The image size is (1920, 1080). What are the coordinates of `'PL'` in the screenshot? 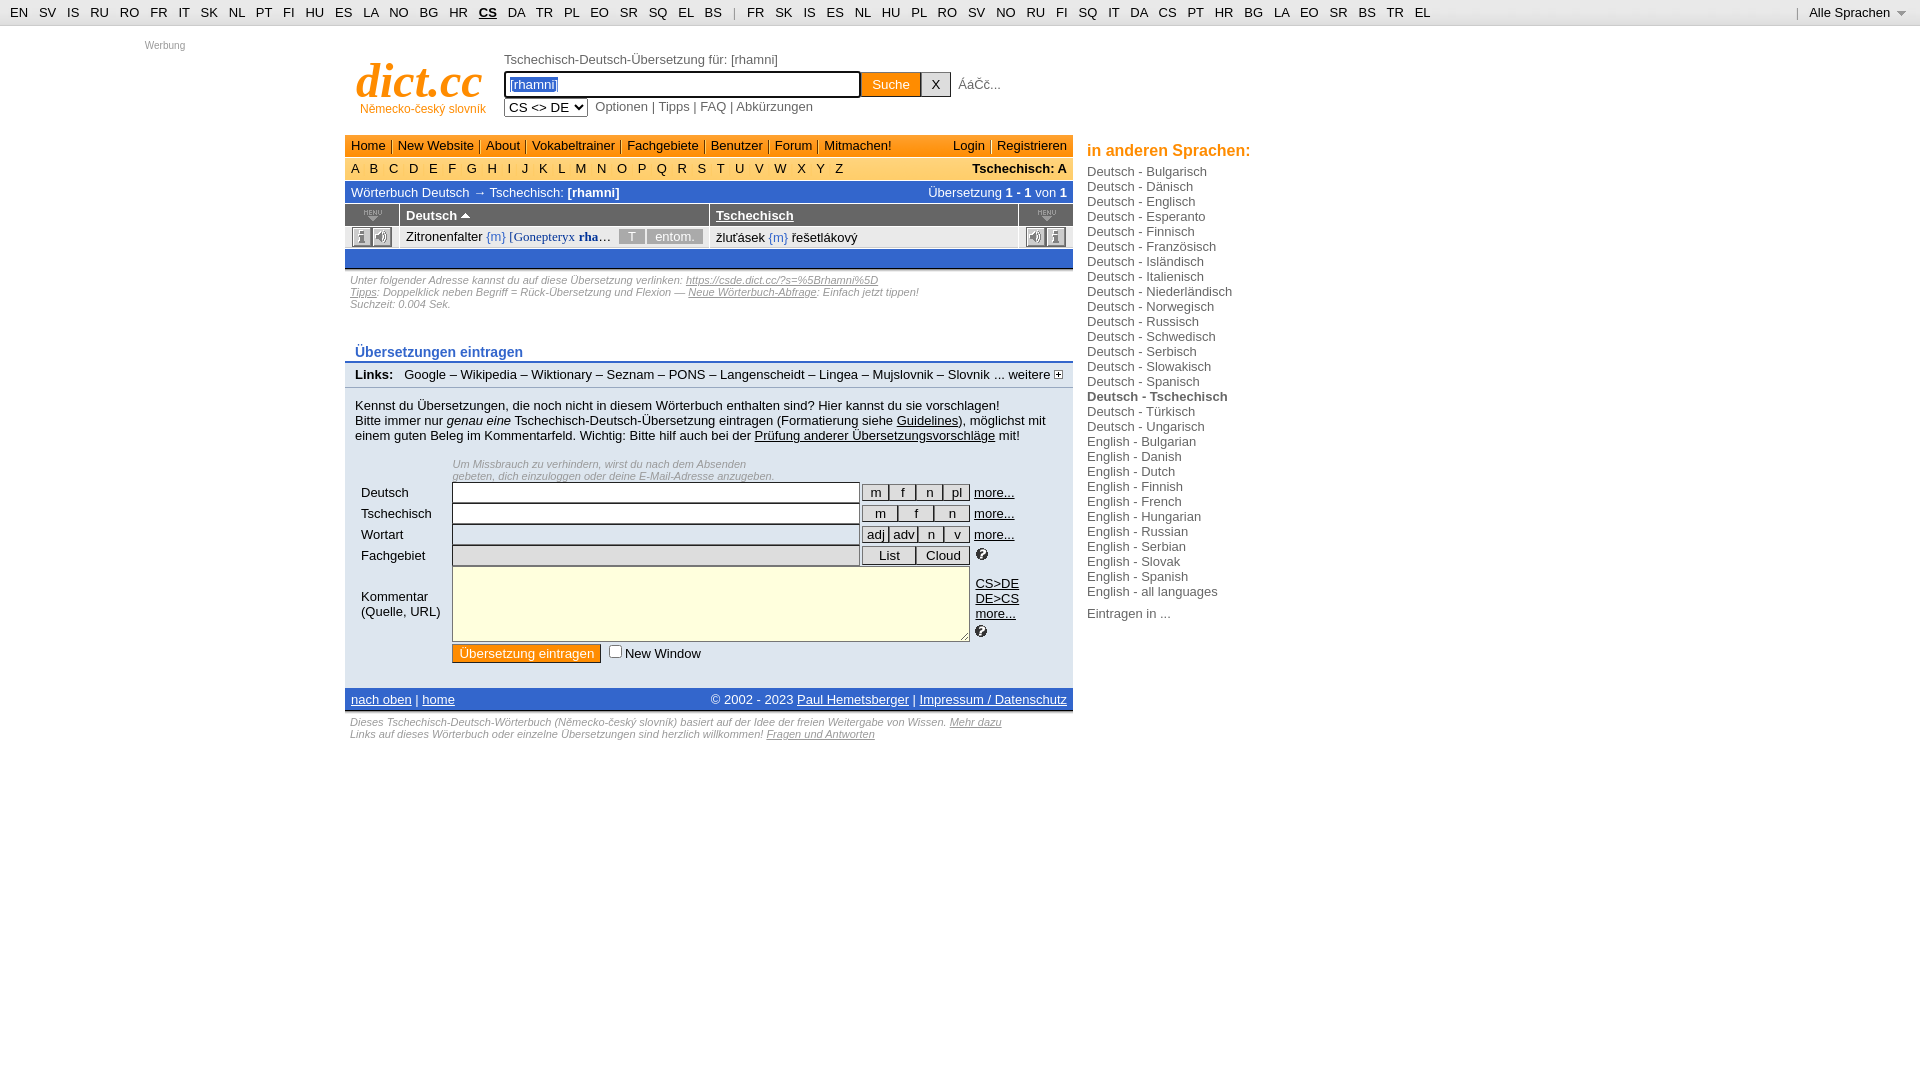 It's located at (570, 12).